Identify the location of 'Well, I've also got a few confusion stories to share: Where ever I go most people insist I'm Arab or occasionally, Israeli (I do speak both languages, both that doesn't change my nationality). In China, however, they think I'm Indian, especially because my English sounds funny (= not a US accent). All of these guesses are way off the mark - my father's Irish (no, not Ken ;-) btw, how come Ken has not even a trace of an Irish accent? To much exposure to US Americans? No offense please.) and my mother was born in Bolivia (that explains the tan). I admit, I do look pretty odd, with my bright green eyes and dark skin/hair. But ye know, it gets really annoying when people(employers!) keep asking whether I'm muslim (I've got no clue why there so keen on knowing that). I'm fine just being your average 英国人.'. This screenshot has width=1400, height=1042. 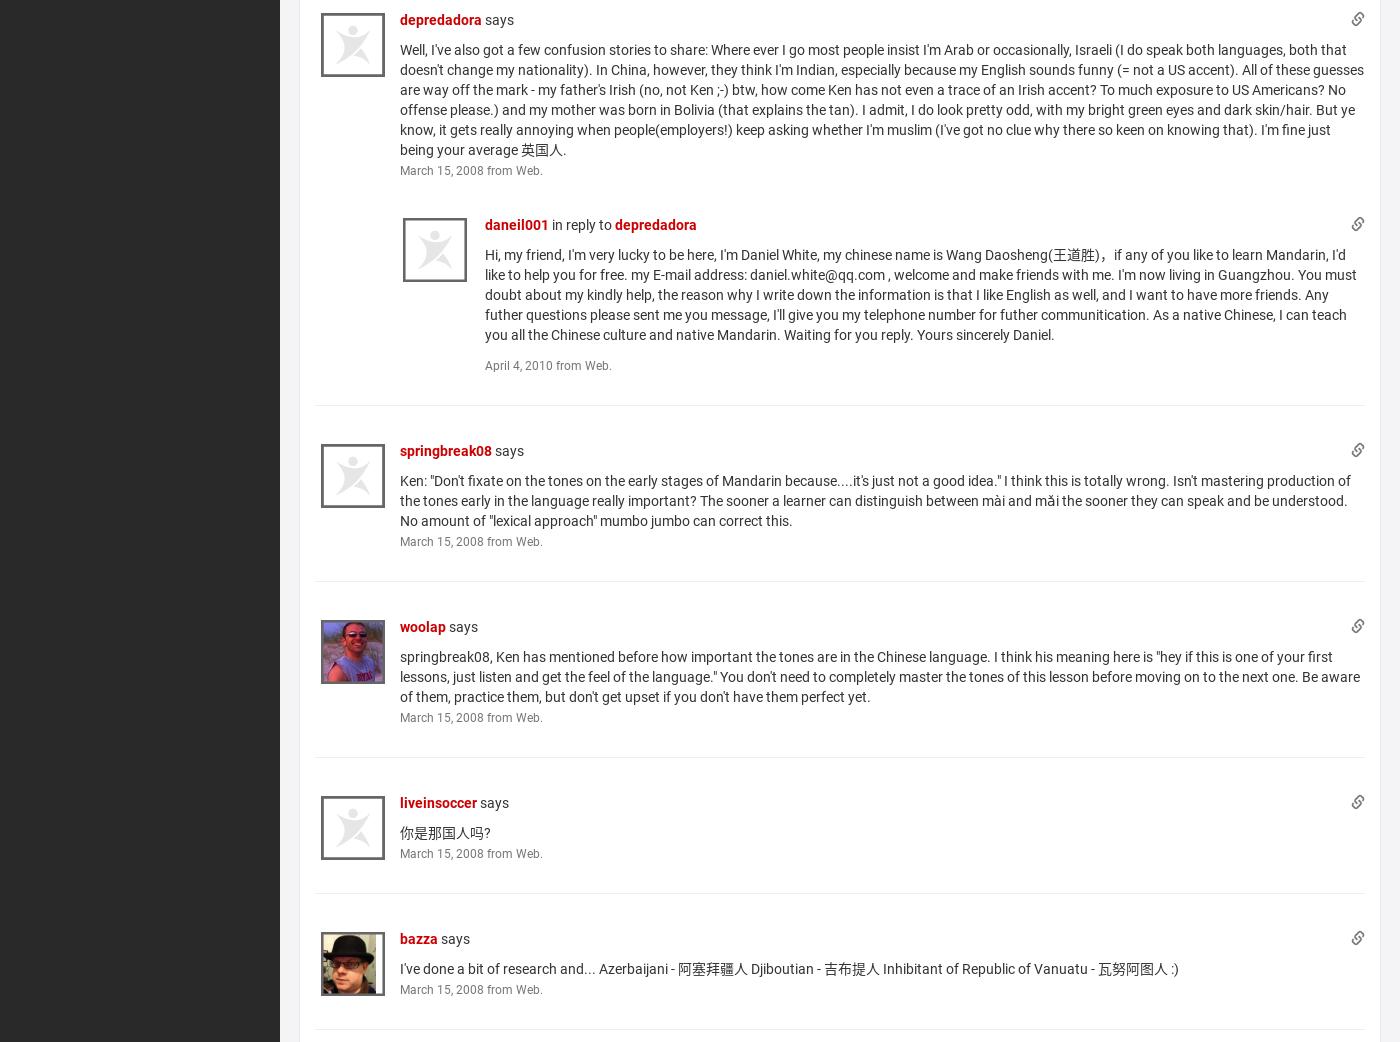
(882, 98).